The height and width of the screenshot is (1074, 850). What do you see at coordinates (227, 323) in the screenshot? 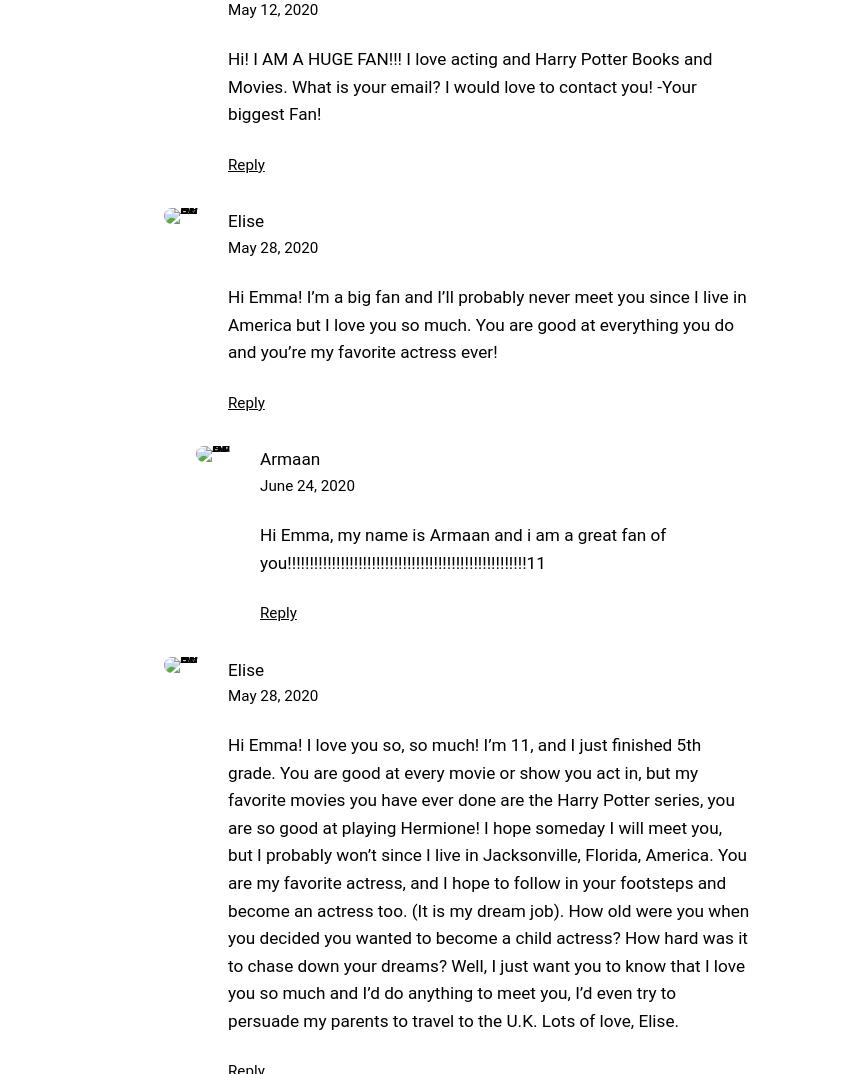
I see `'Hi Emma! I’m a big fan and I’ll probably never meet you since I live in America but I love you so much. You are good at everything you do and you’re my favorite actress ever!'` at bounding box center [227, 323].